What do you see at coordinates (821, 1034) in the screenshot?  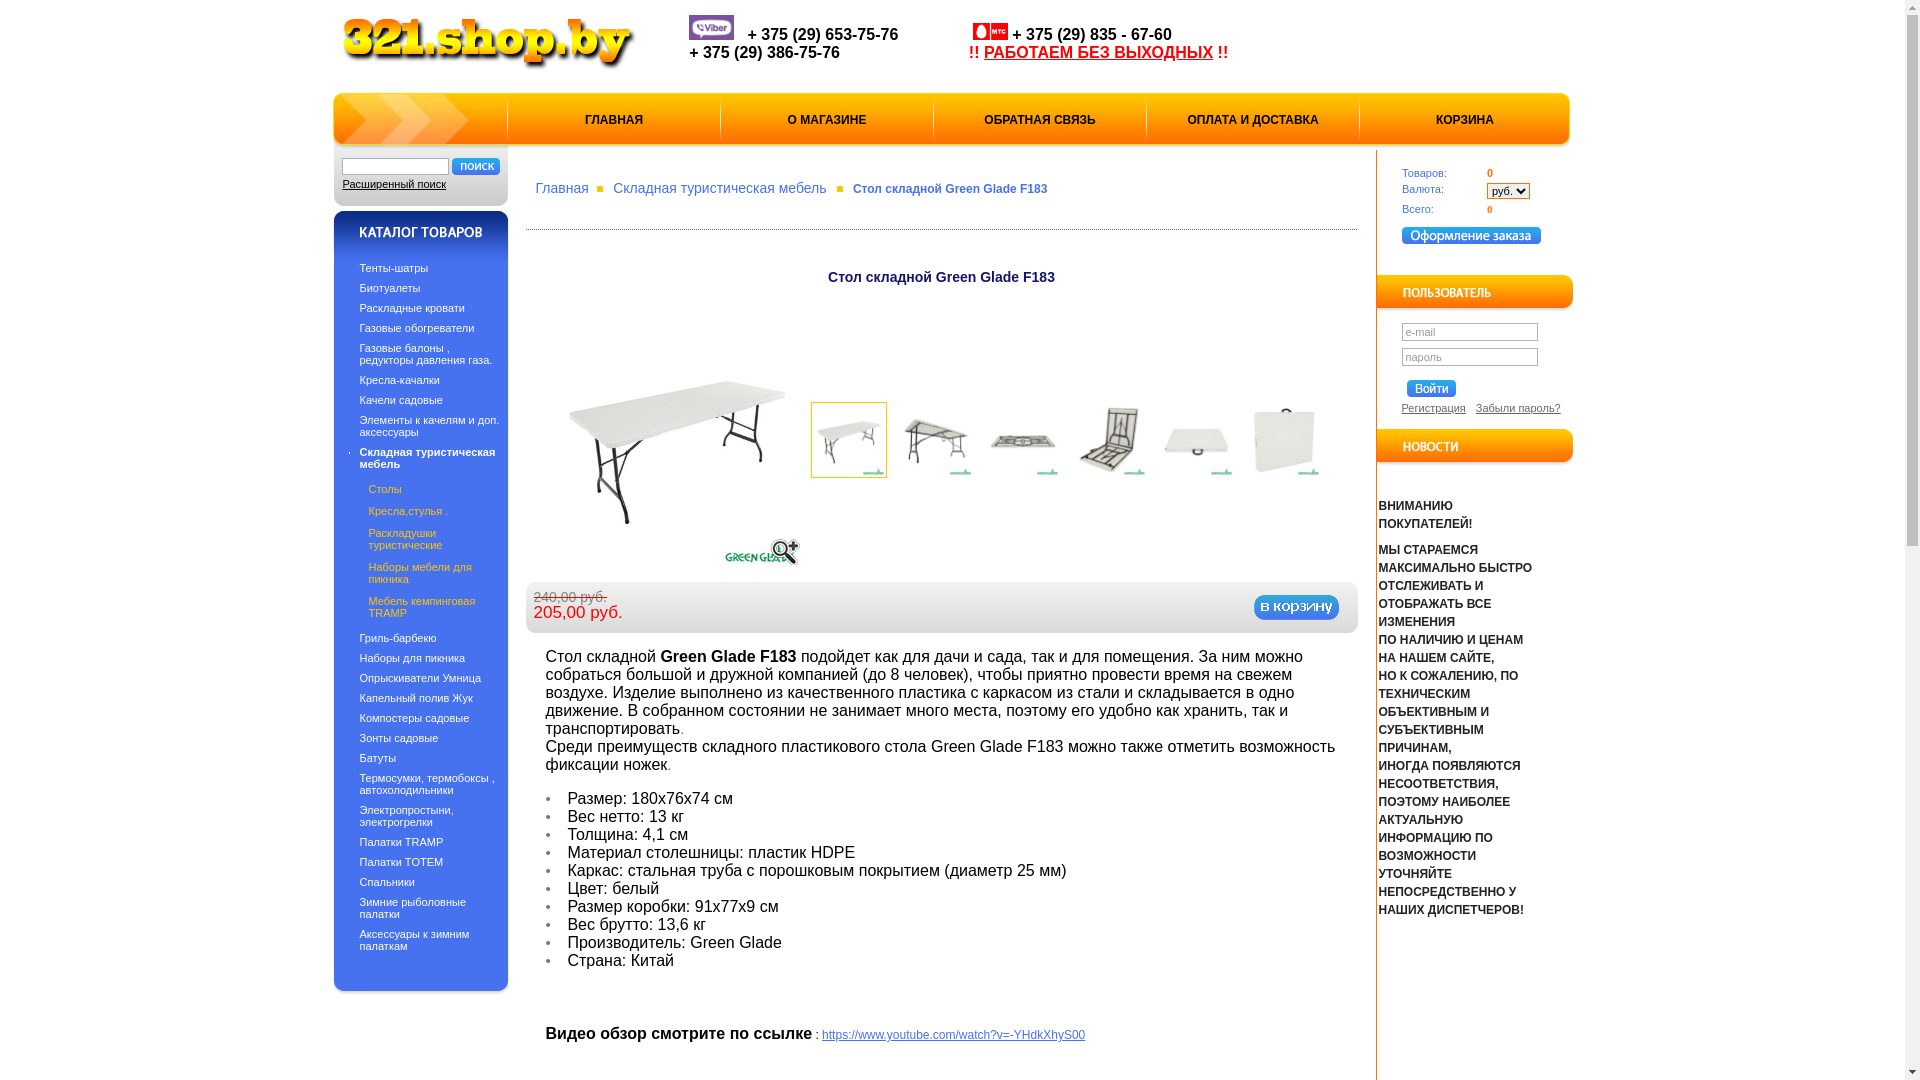 I see `'https://www.youtube.com/watch?v=-YHdkXhyS00'` at bounding box center [821, 1034].